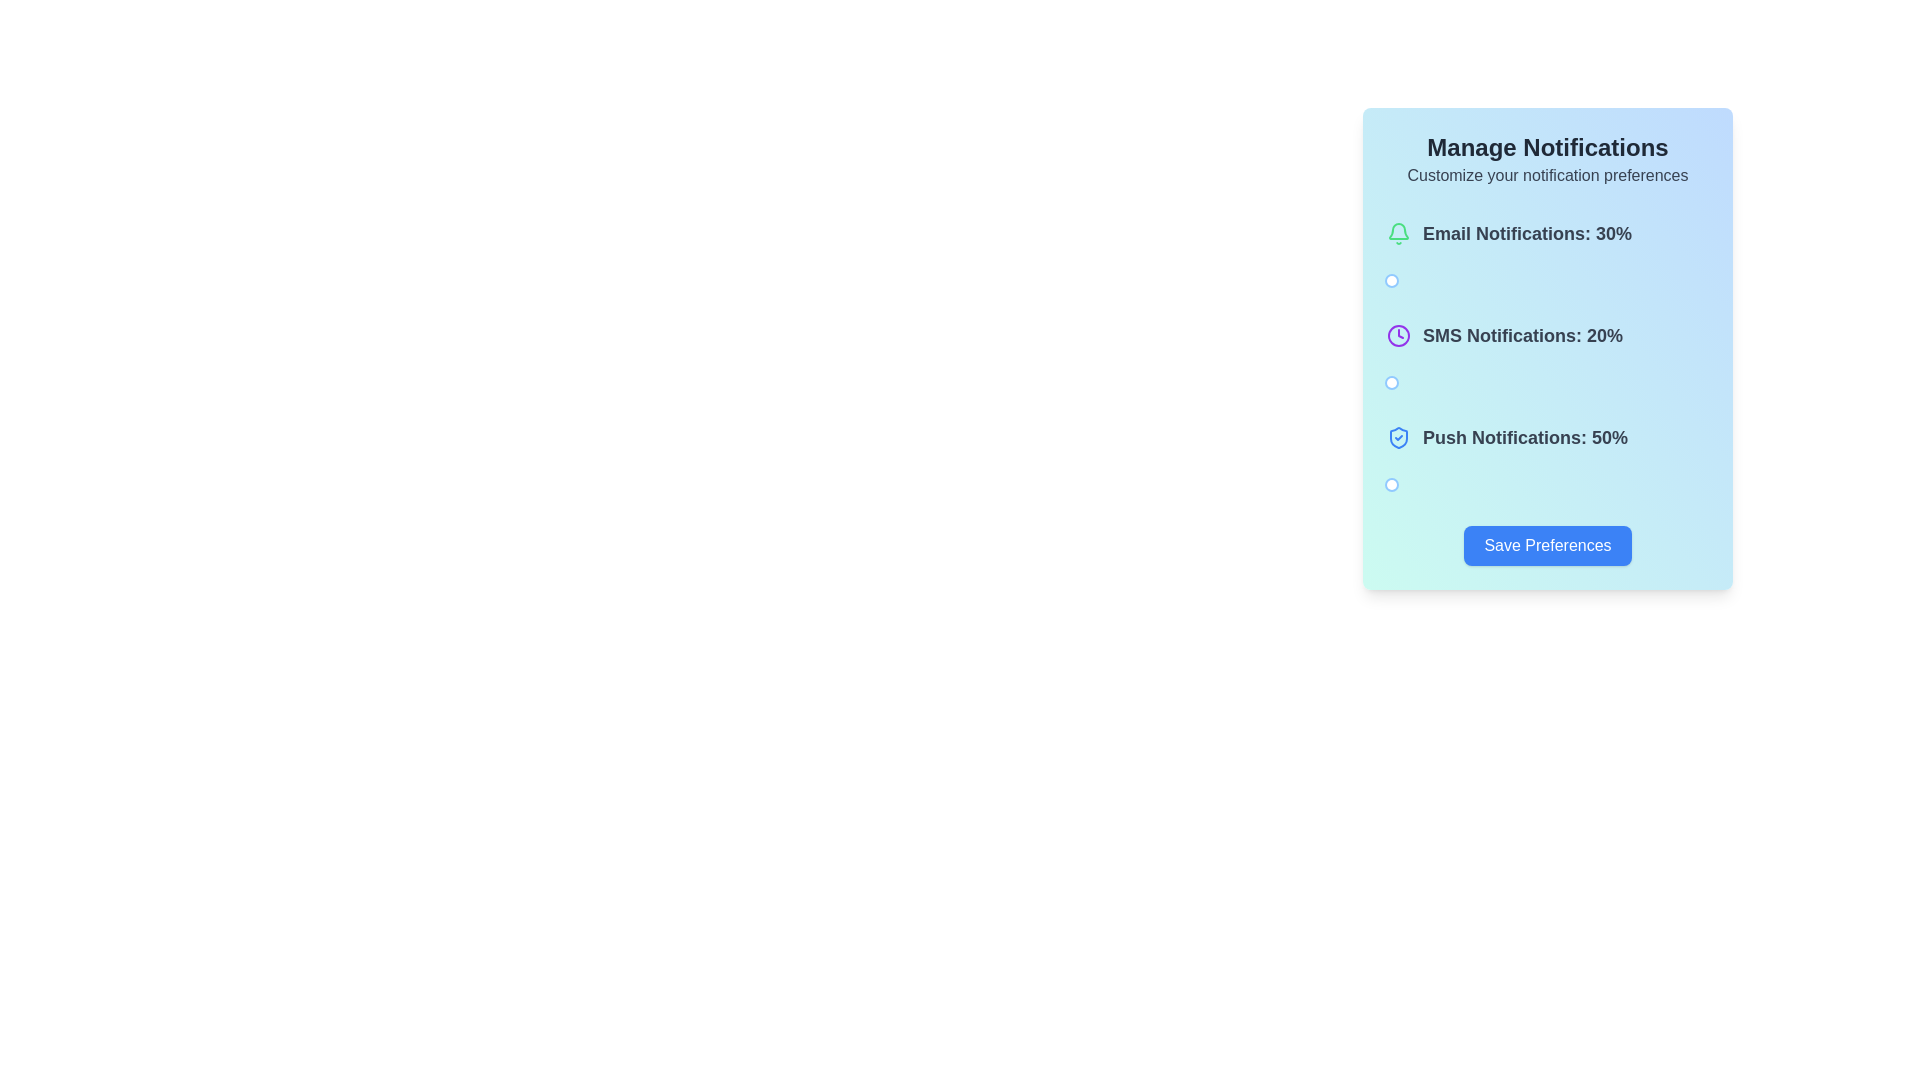  Describe the element at coordinates (1521, 334) in the screenshot. I see `the SMS notification preference text label, which is positioned below the 'Email Notifications: 30%' text and above the 'Push Notifications: 50%' text, located in the center-right portion of the card layout` at that location.